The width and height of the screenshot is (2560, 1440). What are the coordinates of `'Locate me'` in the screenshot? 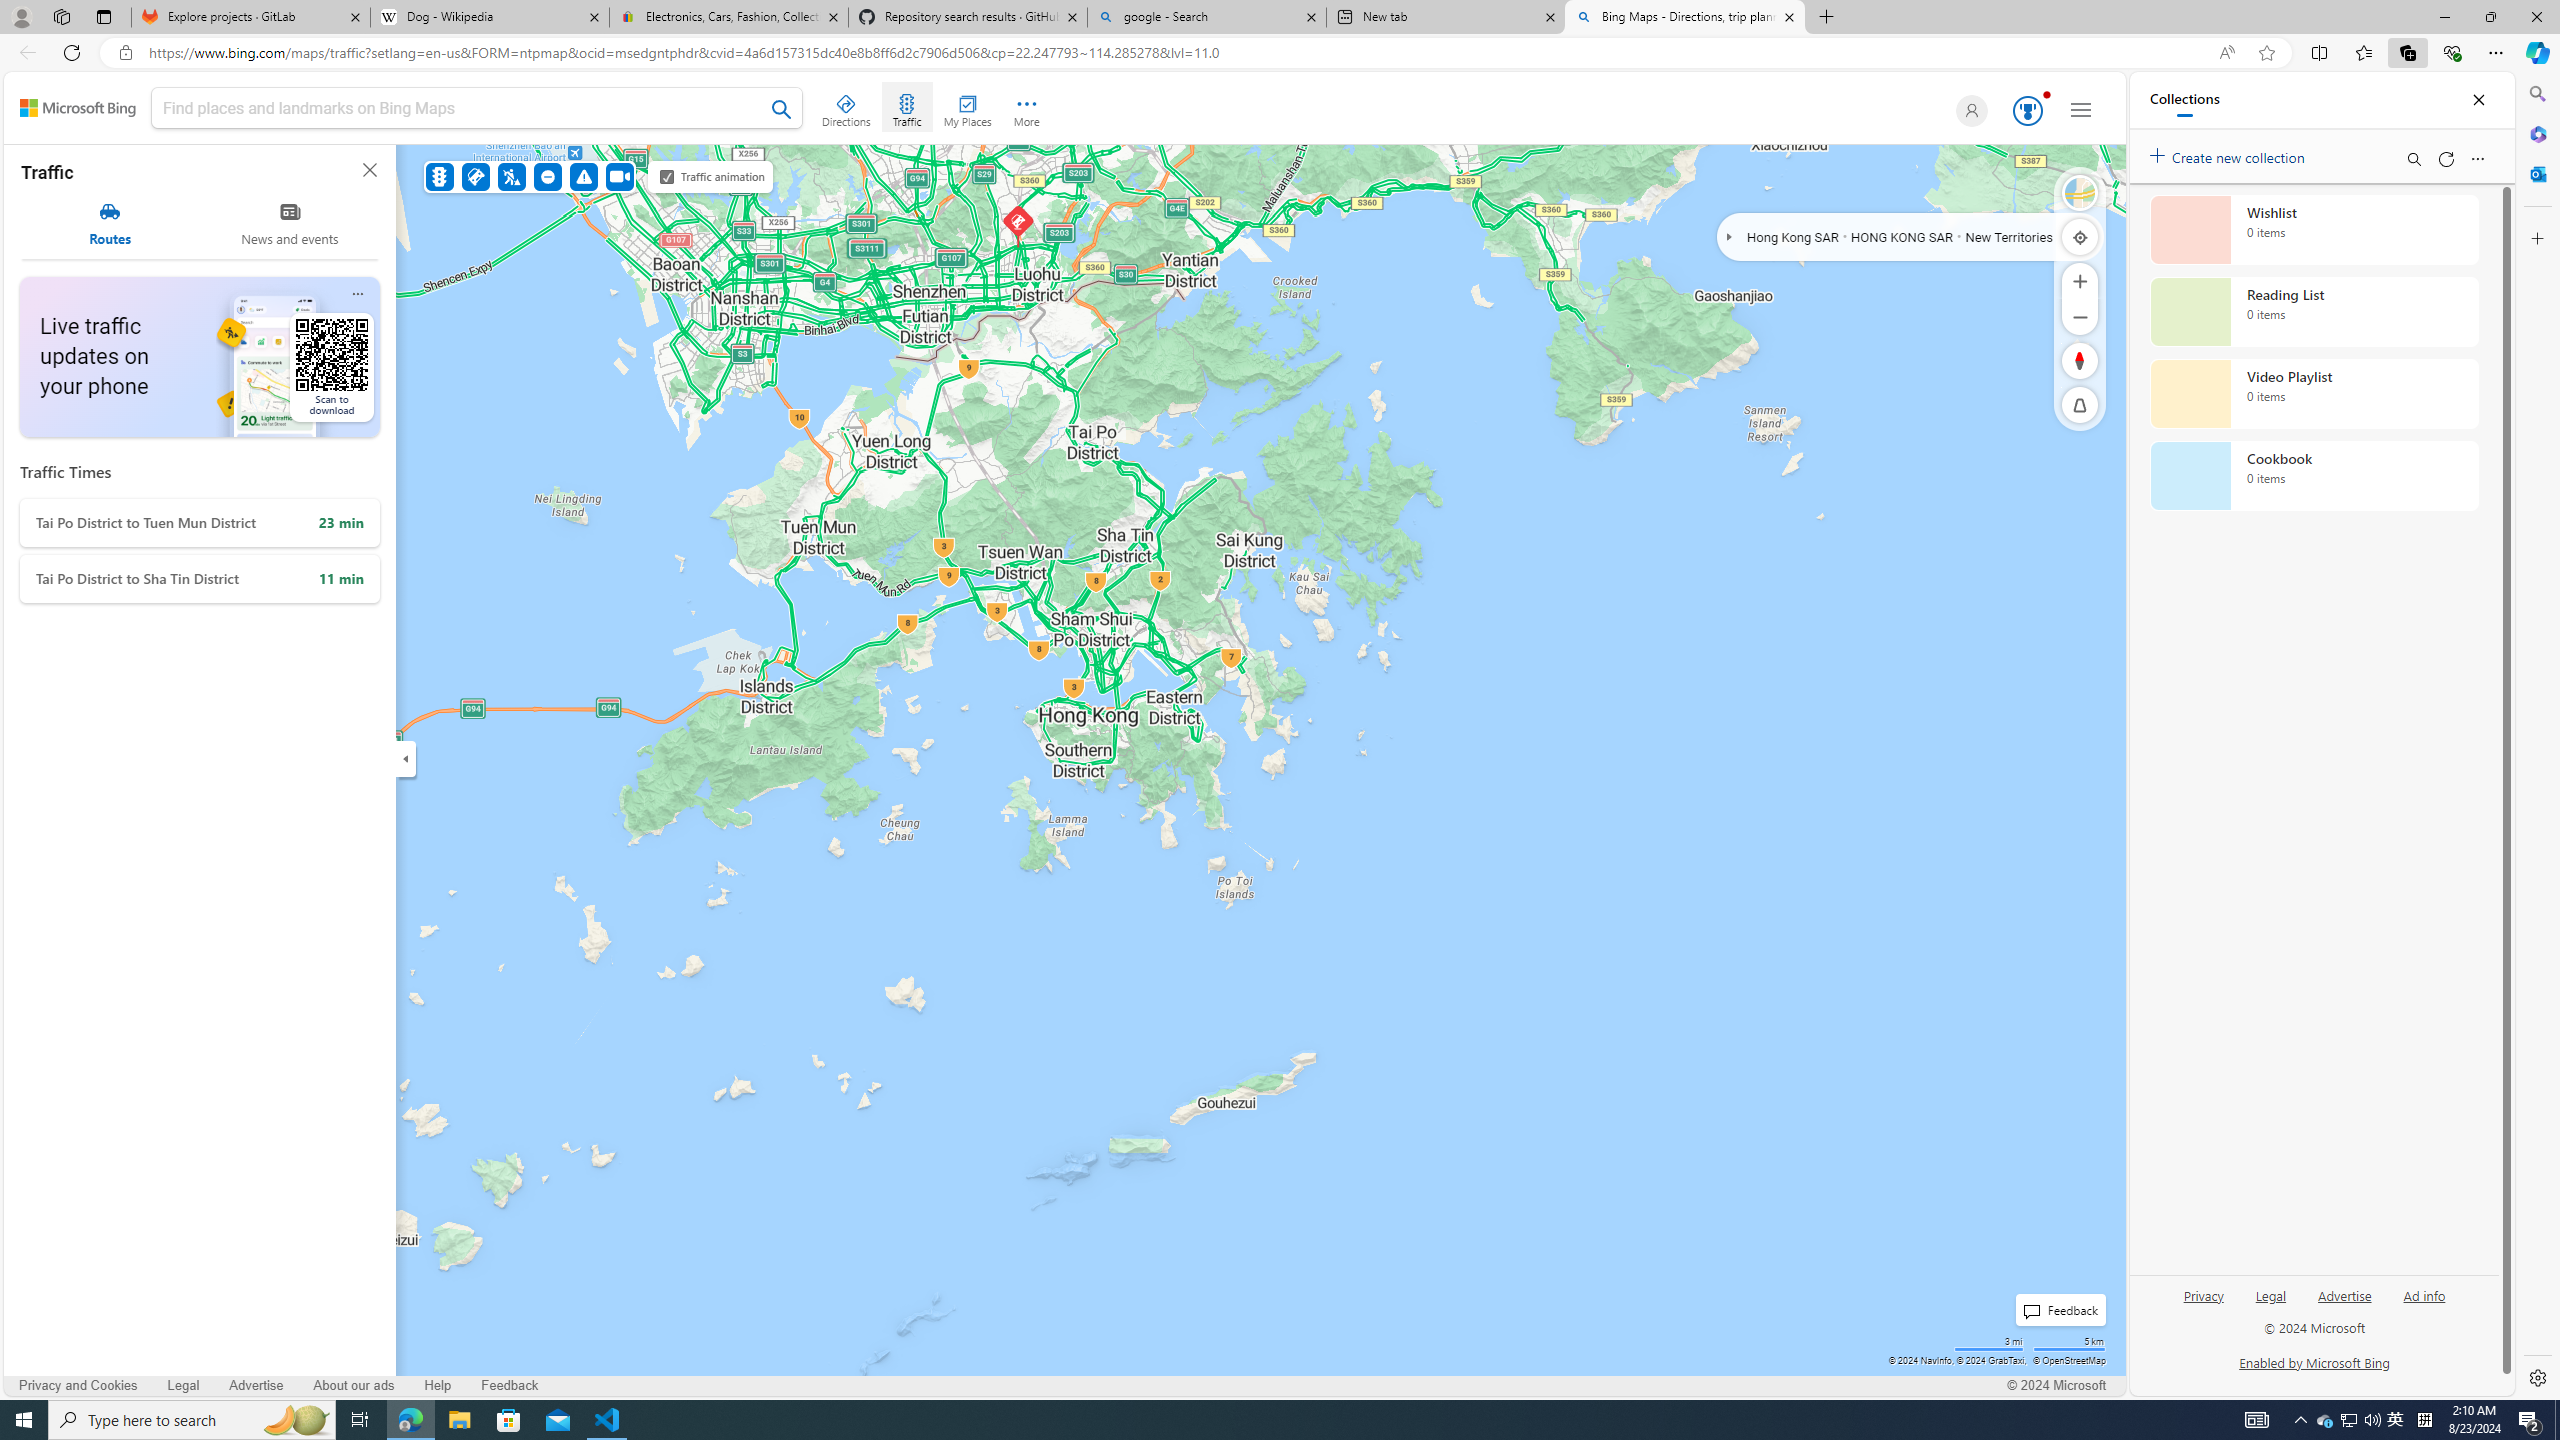 It's located at (2079, 235).